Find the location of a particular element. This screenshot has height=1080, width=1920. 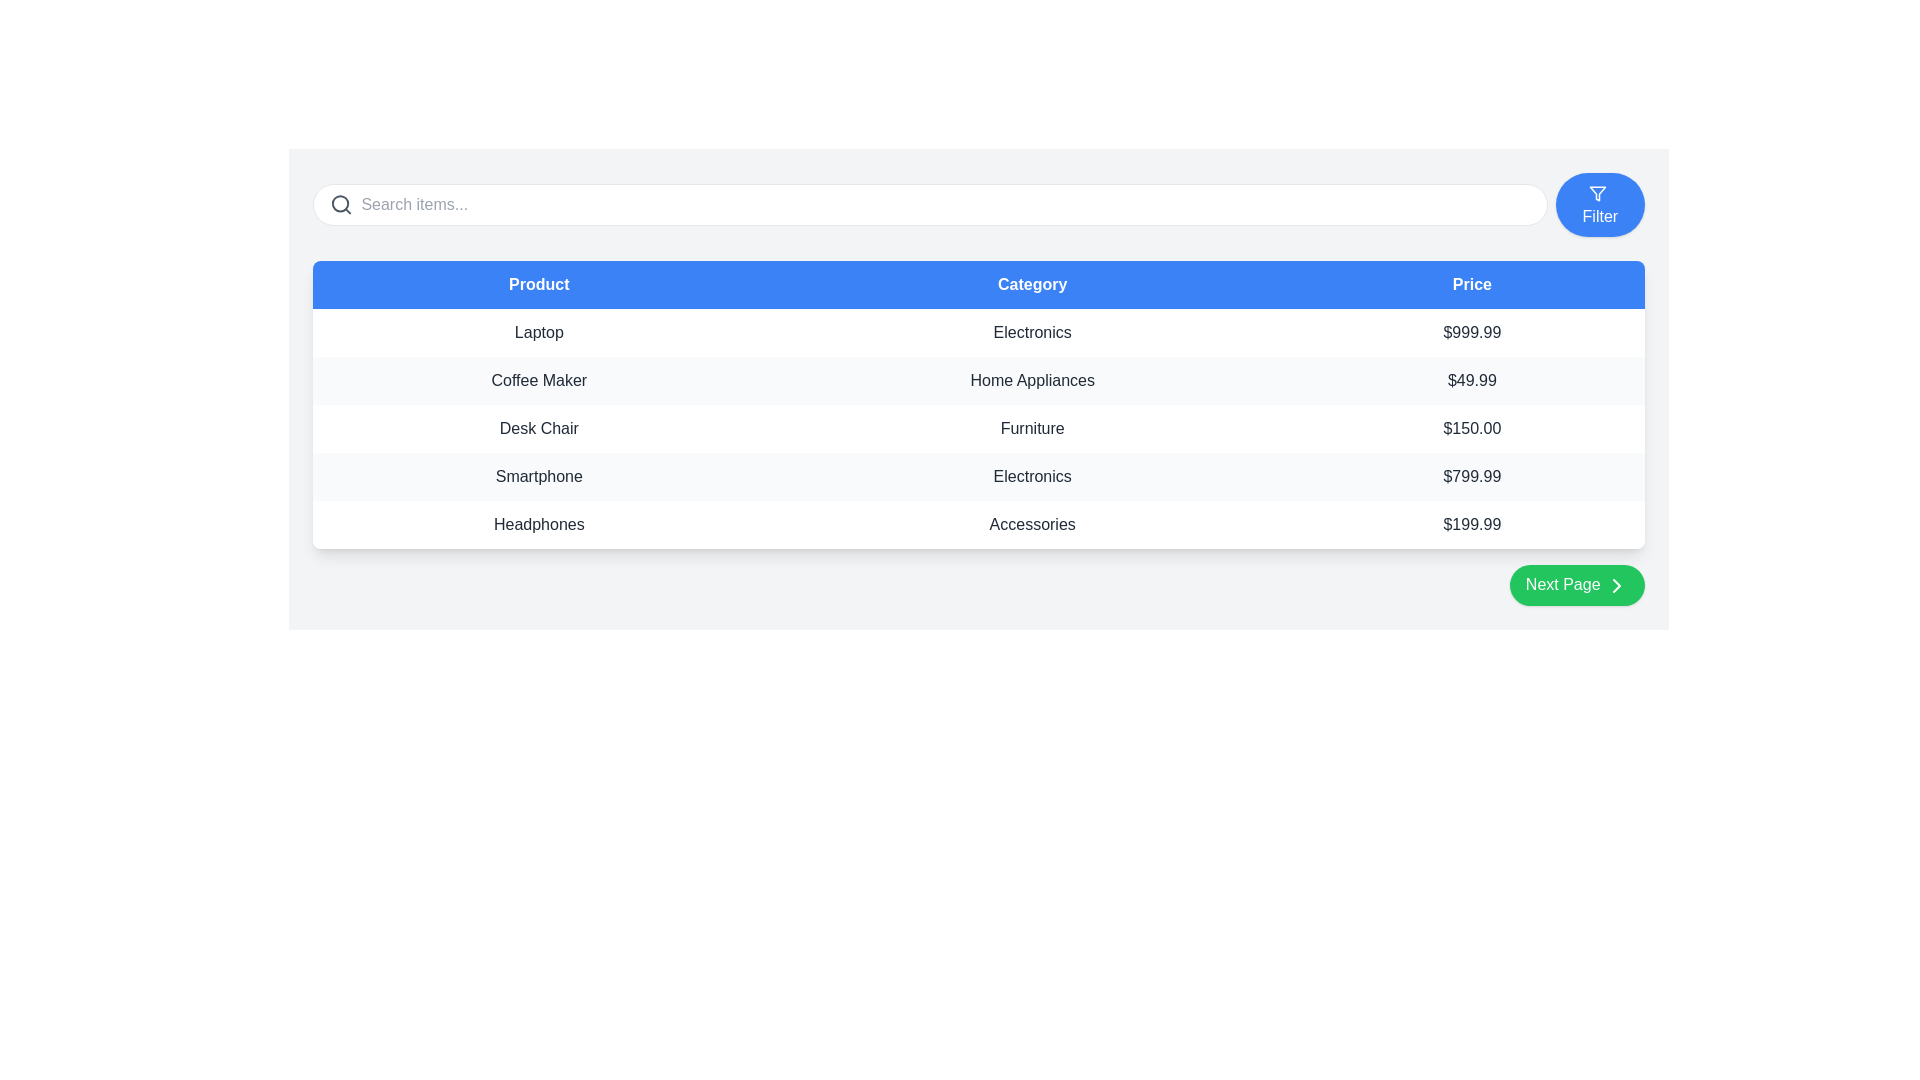

the fifth row in the table displaying 'Headphones', 'Accessories', and '$199.99', which is highlighted due to hovering is located at coordinates (979, 523).